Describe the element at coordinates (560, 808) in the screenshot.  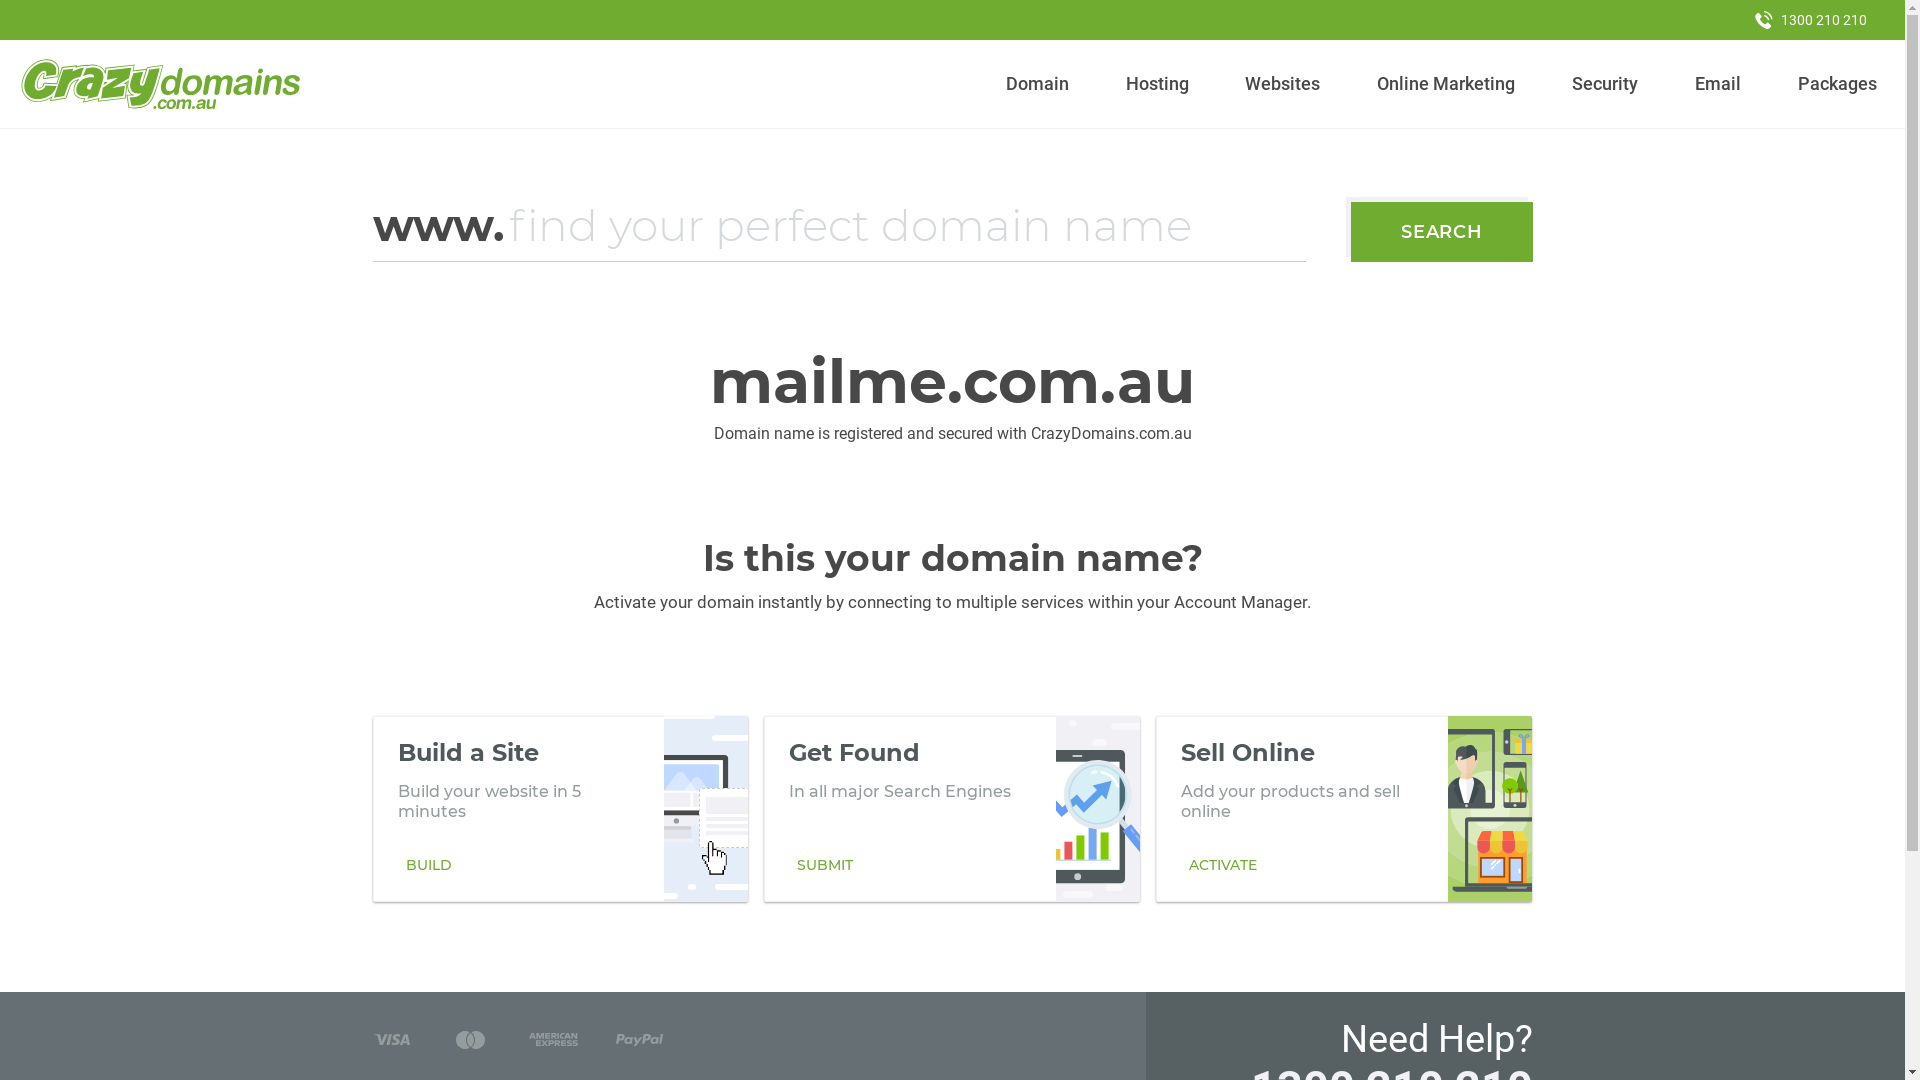
I see `'Build a Site` at that location.